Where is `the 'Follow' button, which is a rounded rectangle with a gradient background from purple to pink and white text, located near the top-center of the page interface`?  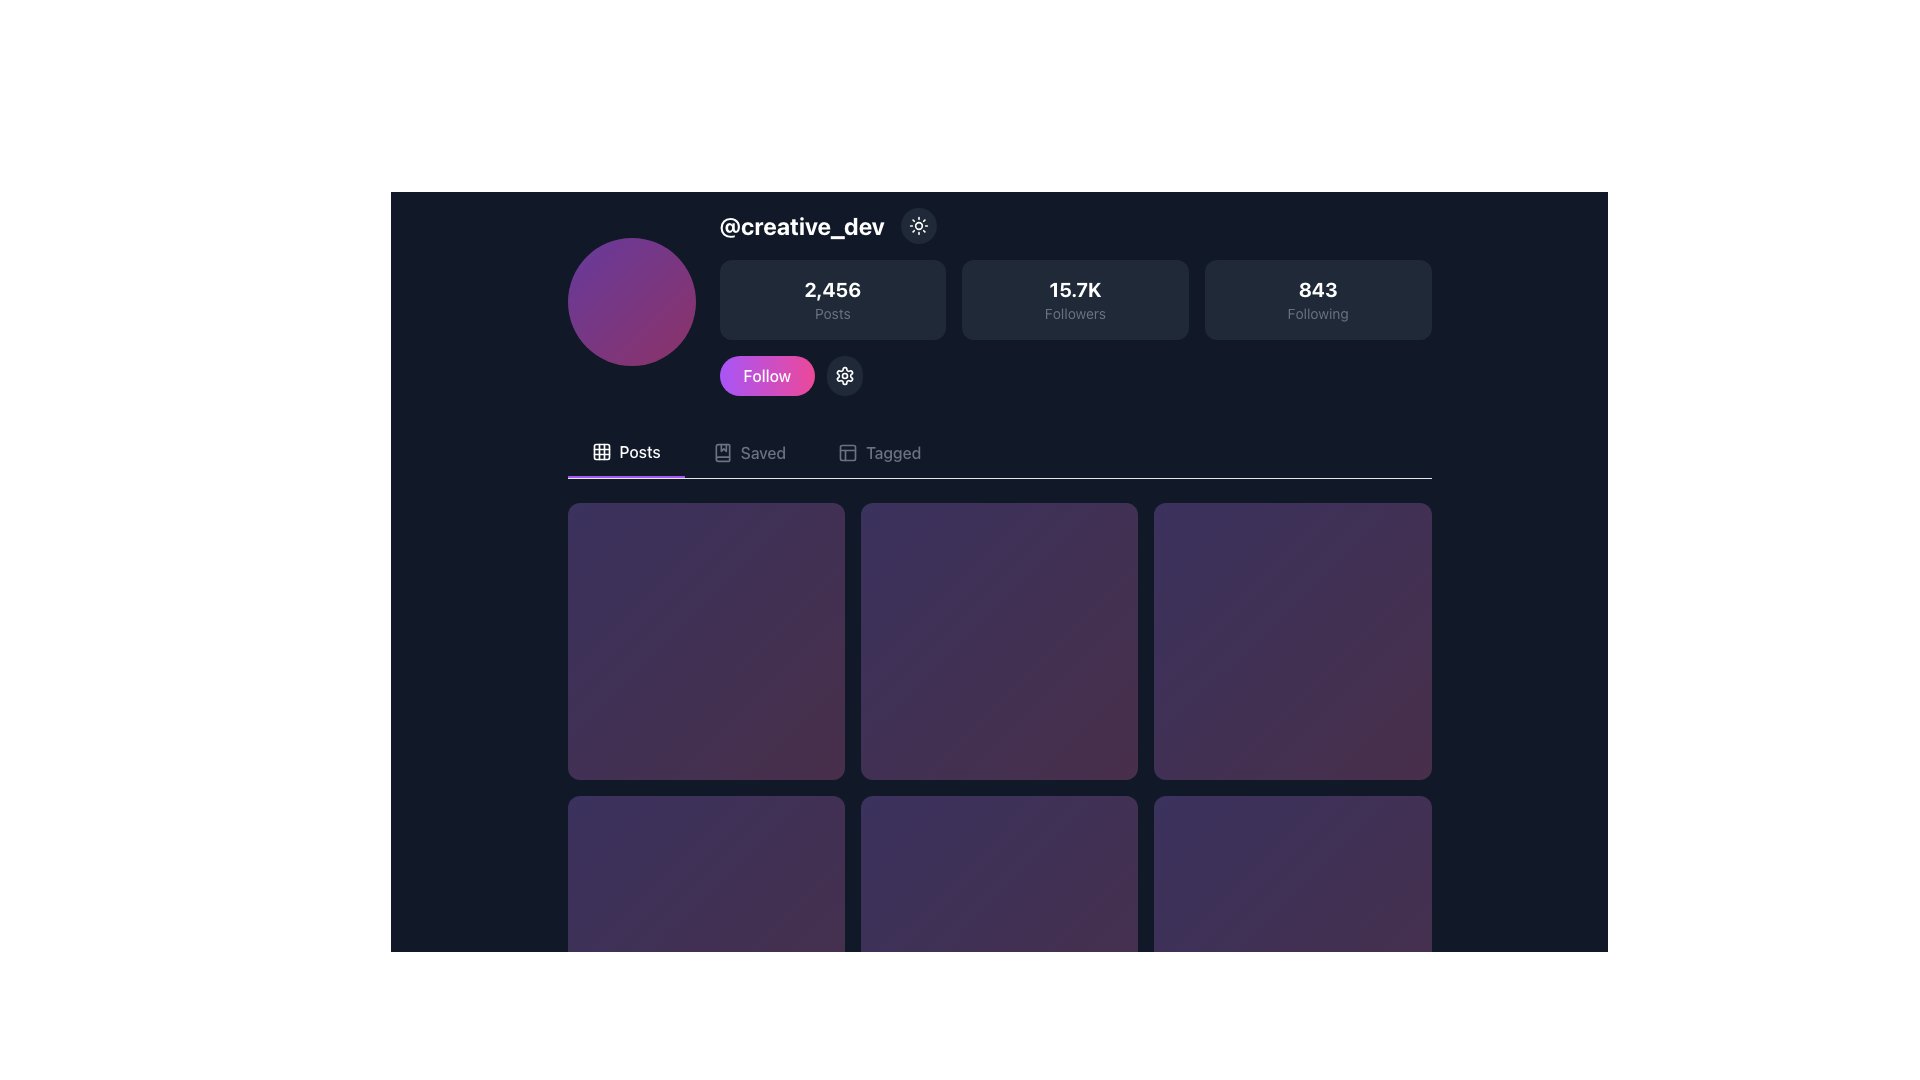
the 'Follow' button, which is a rounded rectangle with a gradient background from purple to pink and white text, located near the top-center of the page interface is located at coordinates (766, 375).